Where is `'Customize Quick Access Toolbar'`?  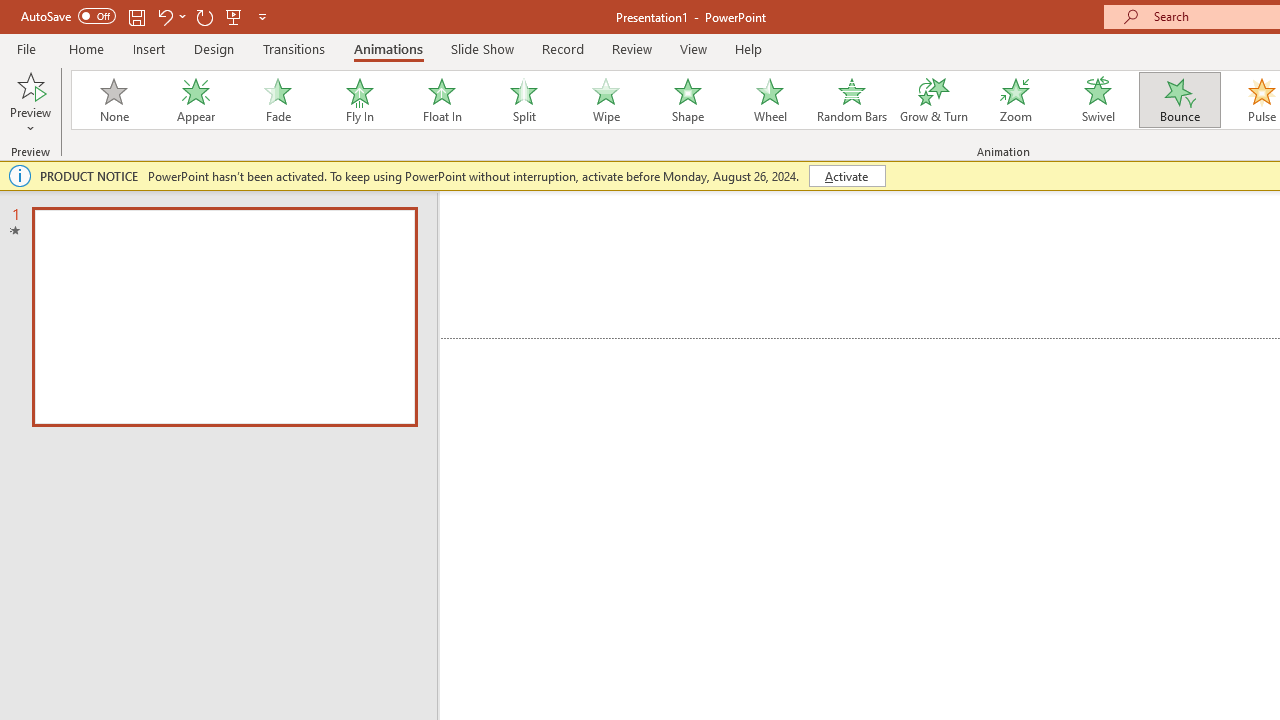
'Customize Quick Access Toolbar' is located at coordinates (262, 16).